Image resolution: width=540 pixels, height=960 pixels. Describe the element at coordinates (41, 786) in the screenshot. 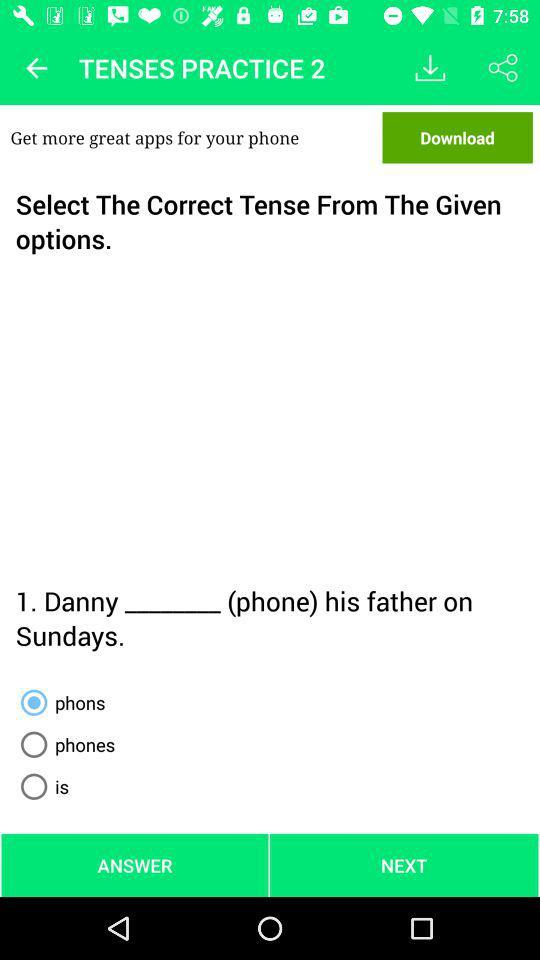

I see `the is item` at that location.